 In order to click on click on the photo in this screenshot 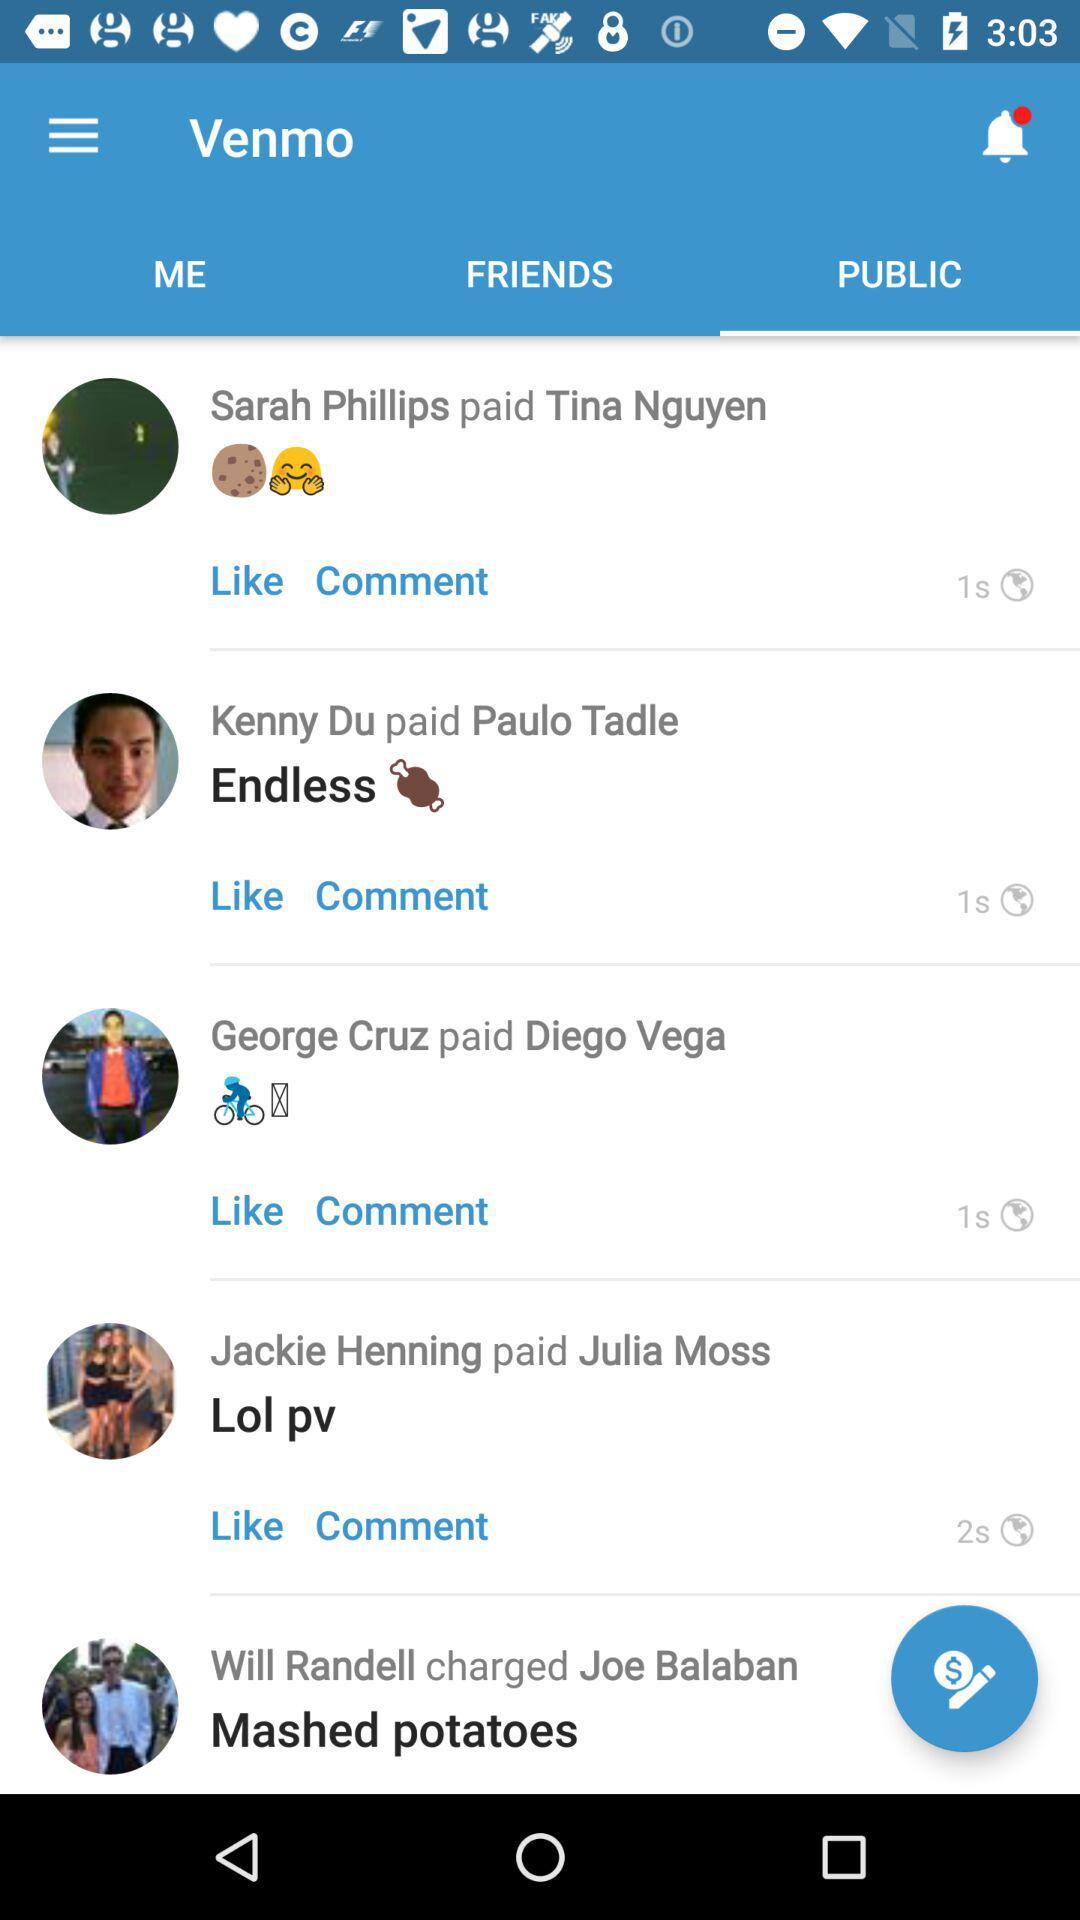, I will do `click(110, 760)`.